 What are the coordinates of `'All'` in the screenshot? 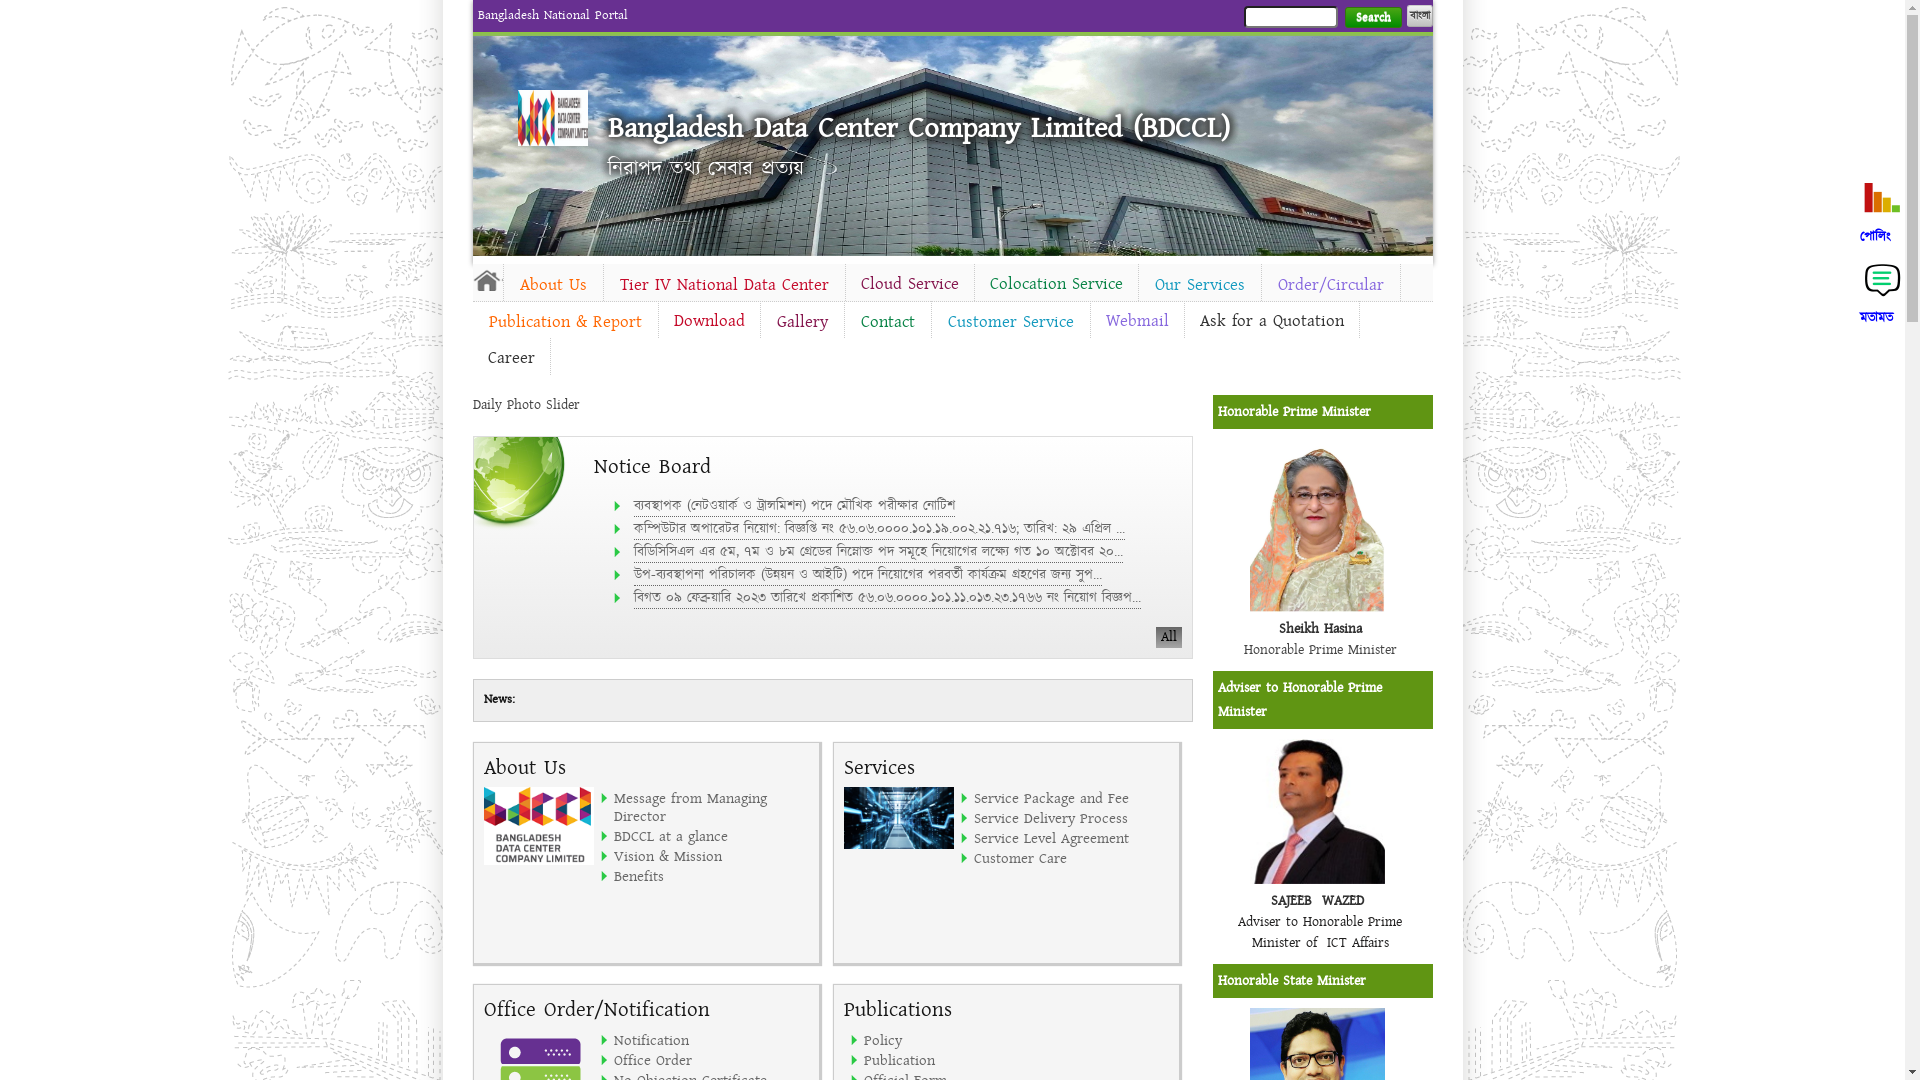 It's located at (1156, 637).